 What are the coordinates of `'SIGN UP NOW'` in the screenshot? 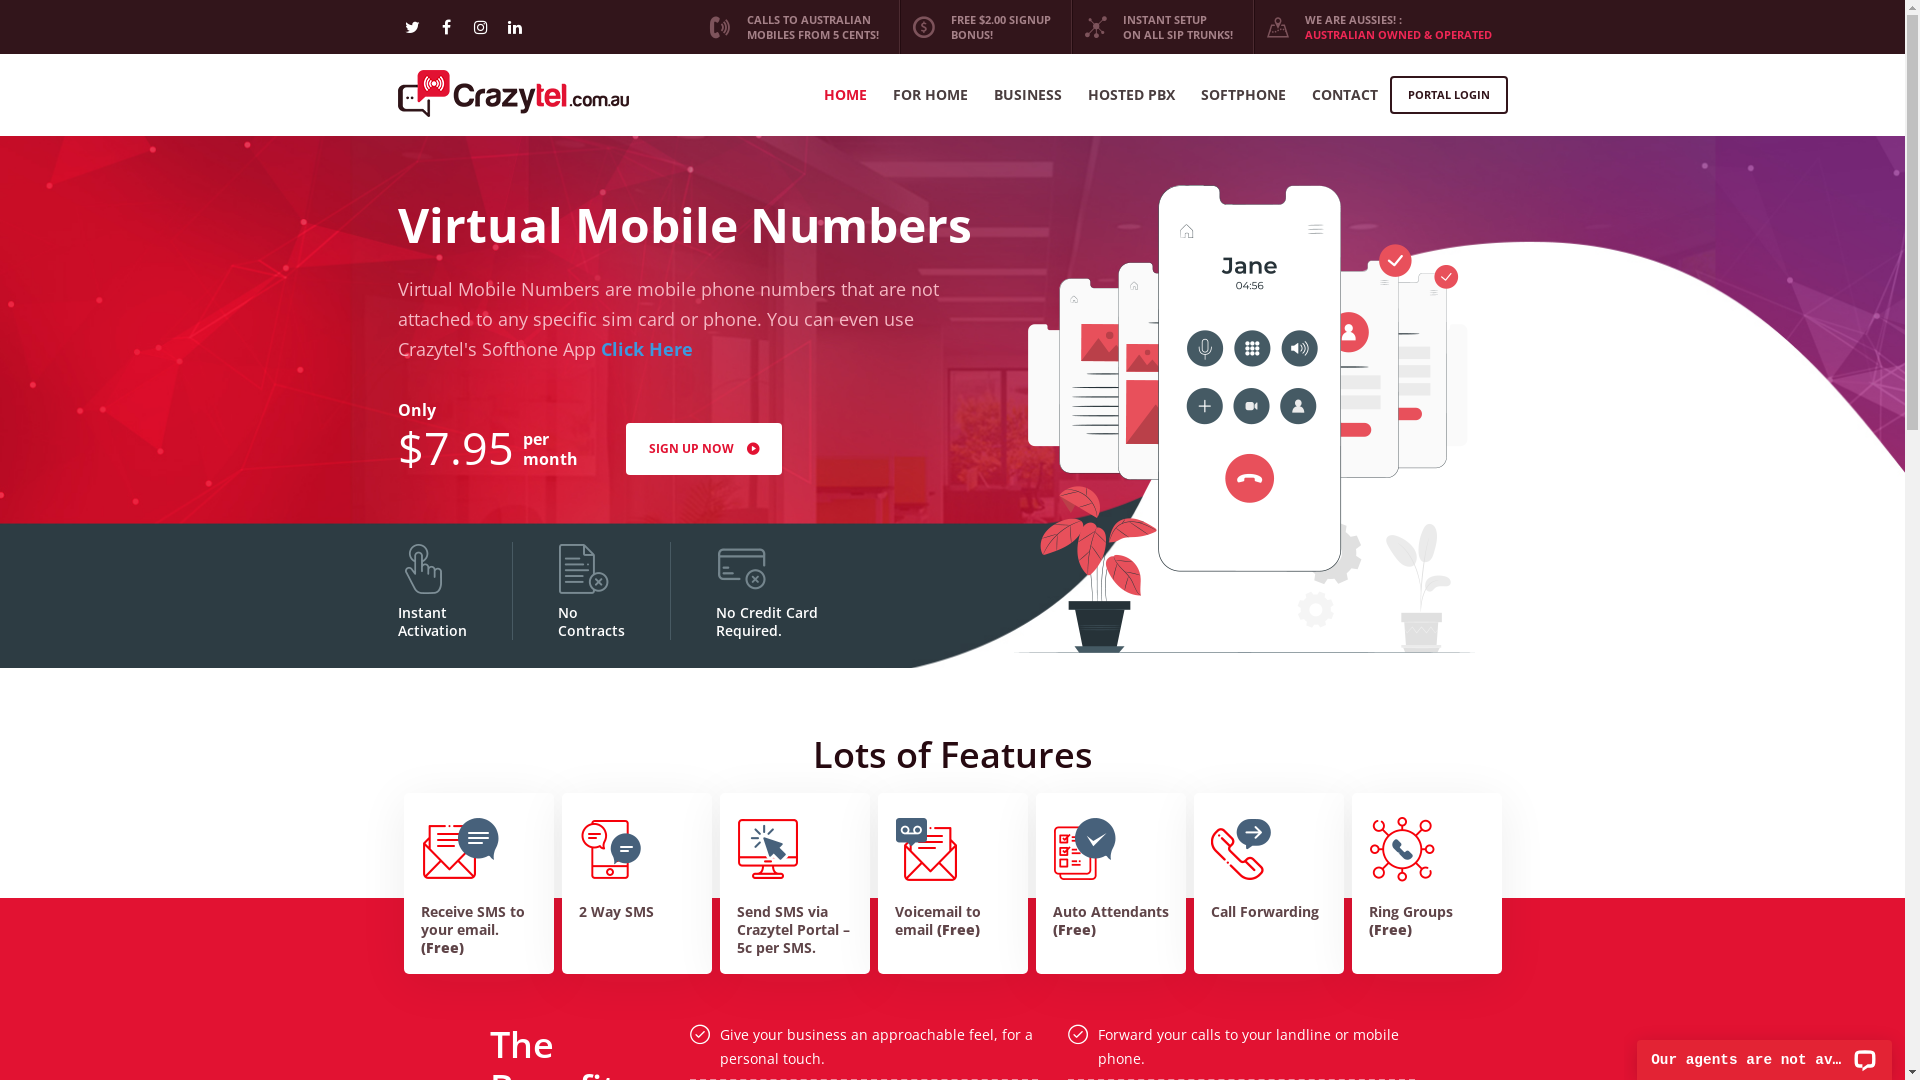 It's located at (704, 447).